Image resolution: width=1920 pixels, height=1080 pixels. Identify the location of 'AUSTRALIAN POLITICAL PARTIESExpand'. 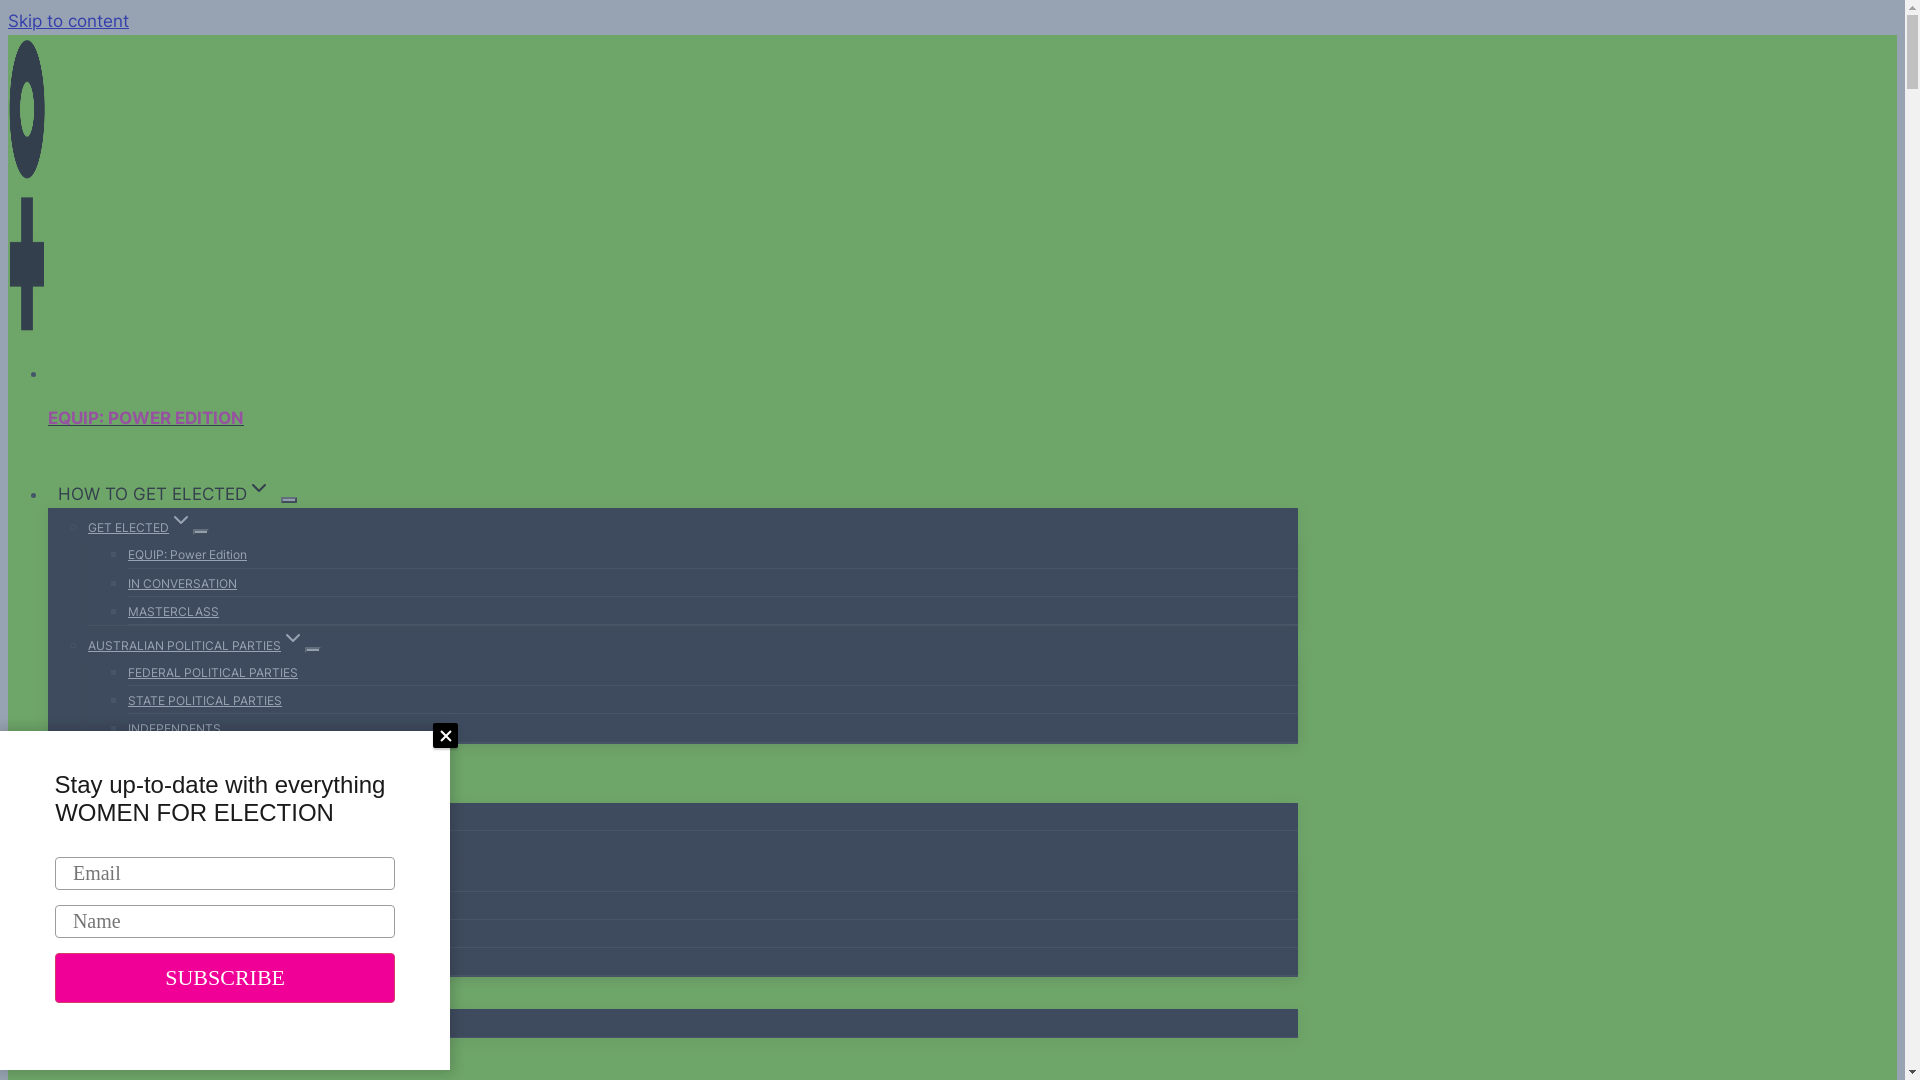
(196, 645).